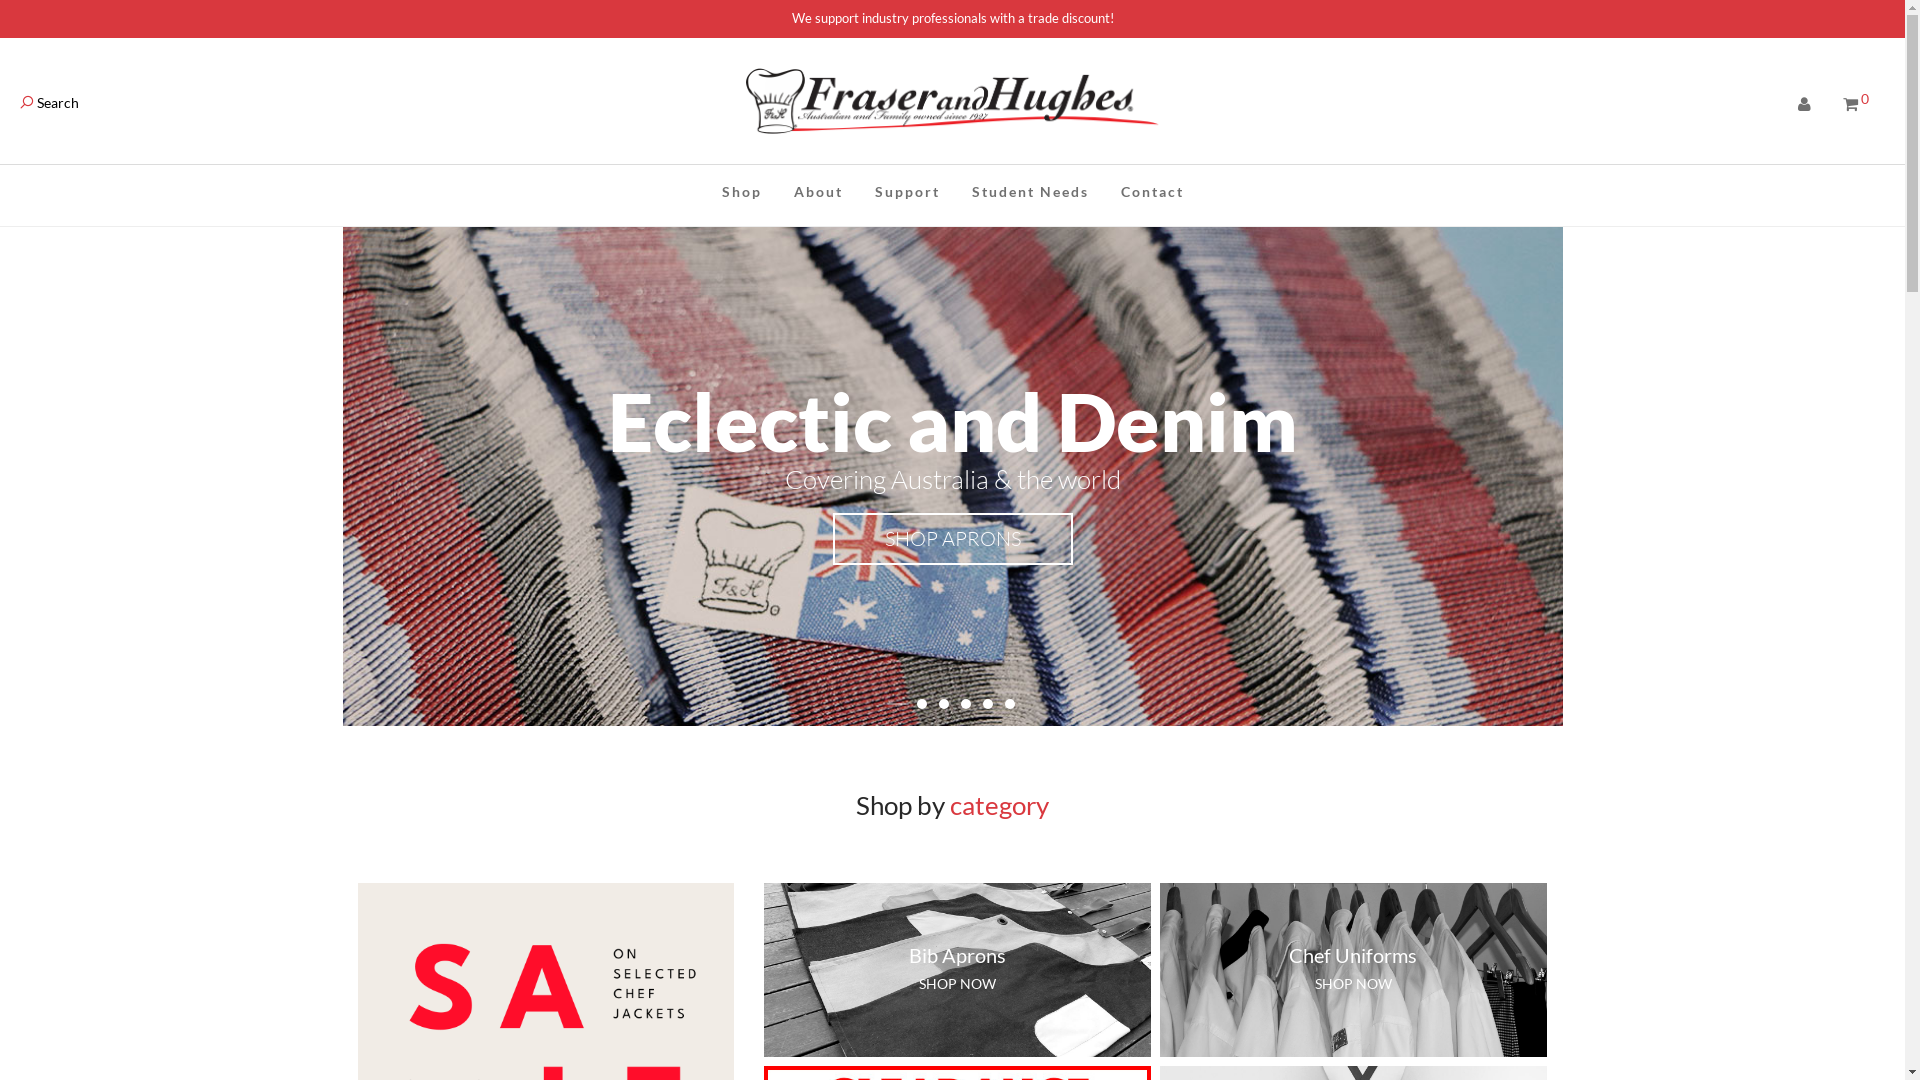 This screenshot has width=1920, height=1080. I want to click on '5', so click(987, 703).